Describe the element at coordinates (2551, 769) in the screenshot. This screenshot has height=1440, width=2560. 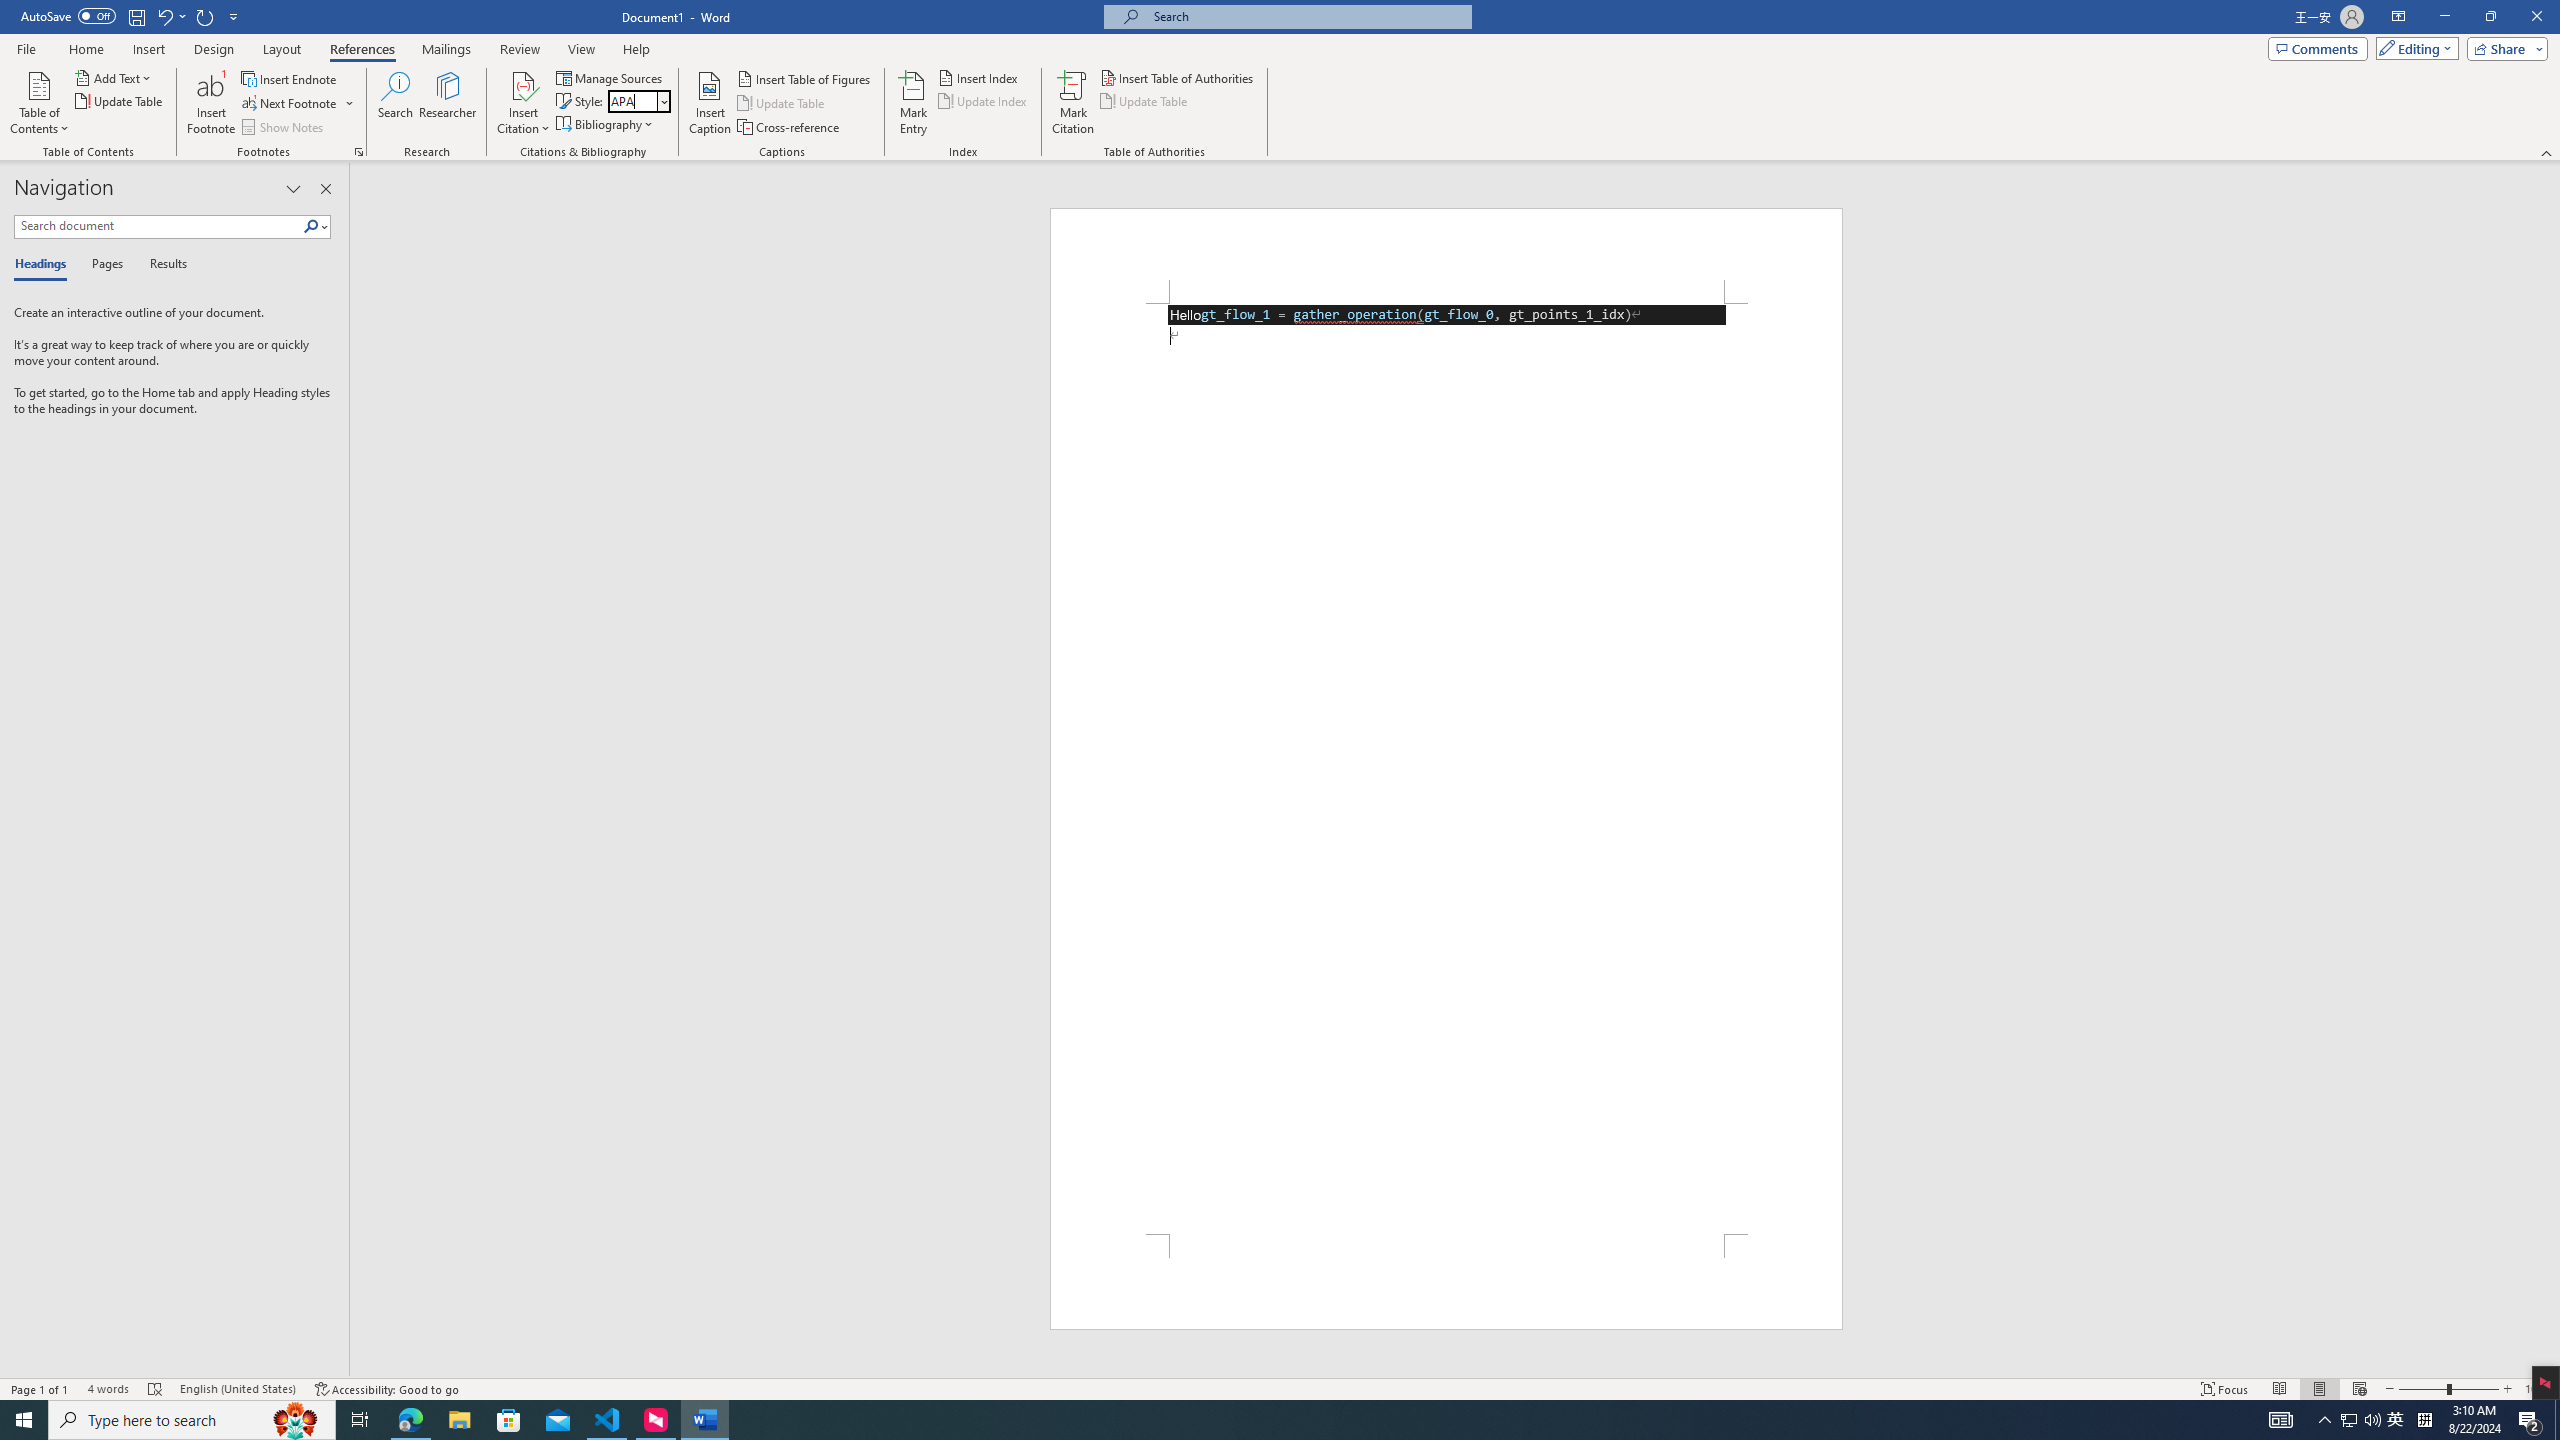
I see `'Class: NetUIScrollBar'` at that location.